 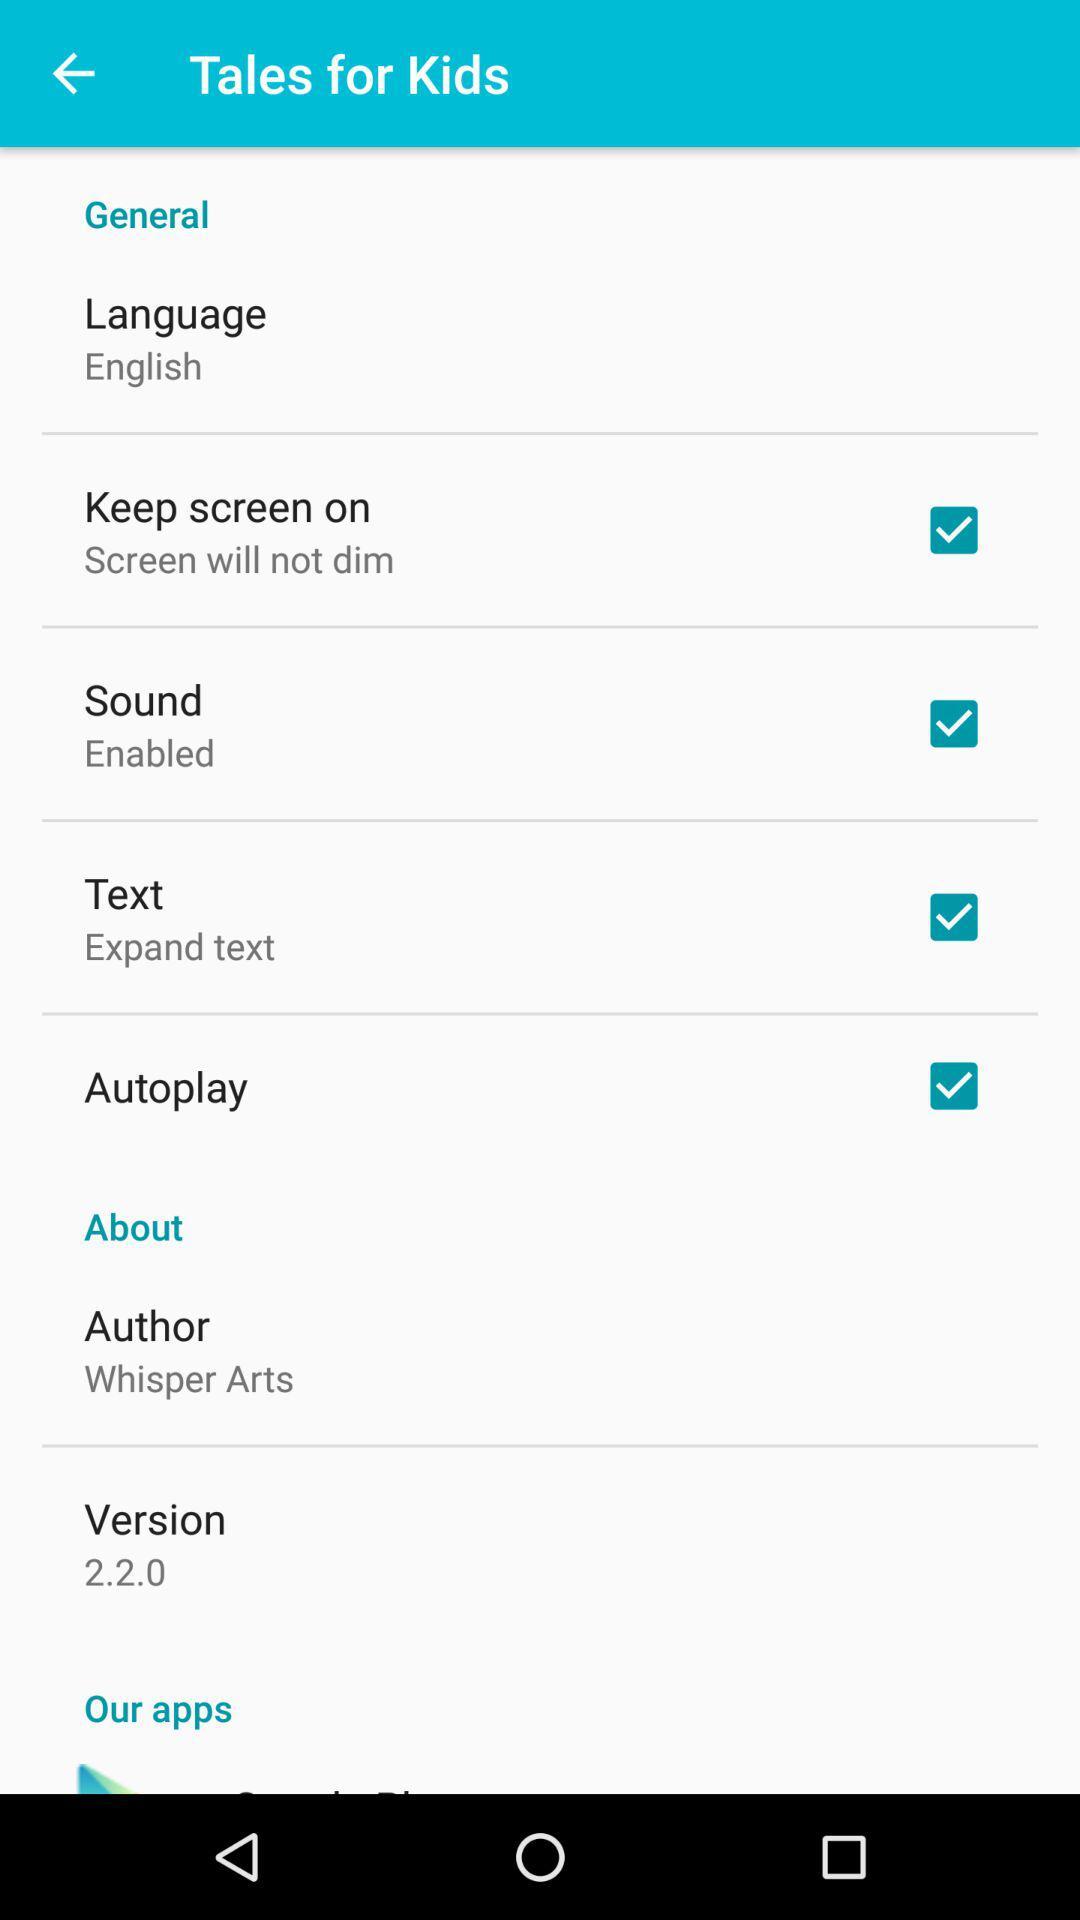 What do you see at coordinates (540, 1685) in the screenshot?
I see `the our apps` at bounding box center [540, 1685].